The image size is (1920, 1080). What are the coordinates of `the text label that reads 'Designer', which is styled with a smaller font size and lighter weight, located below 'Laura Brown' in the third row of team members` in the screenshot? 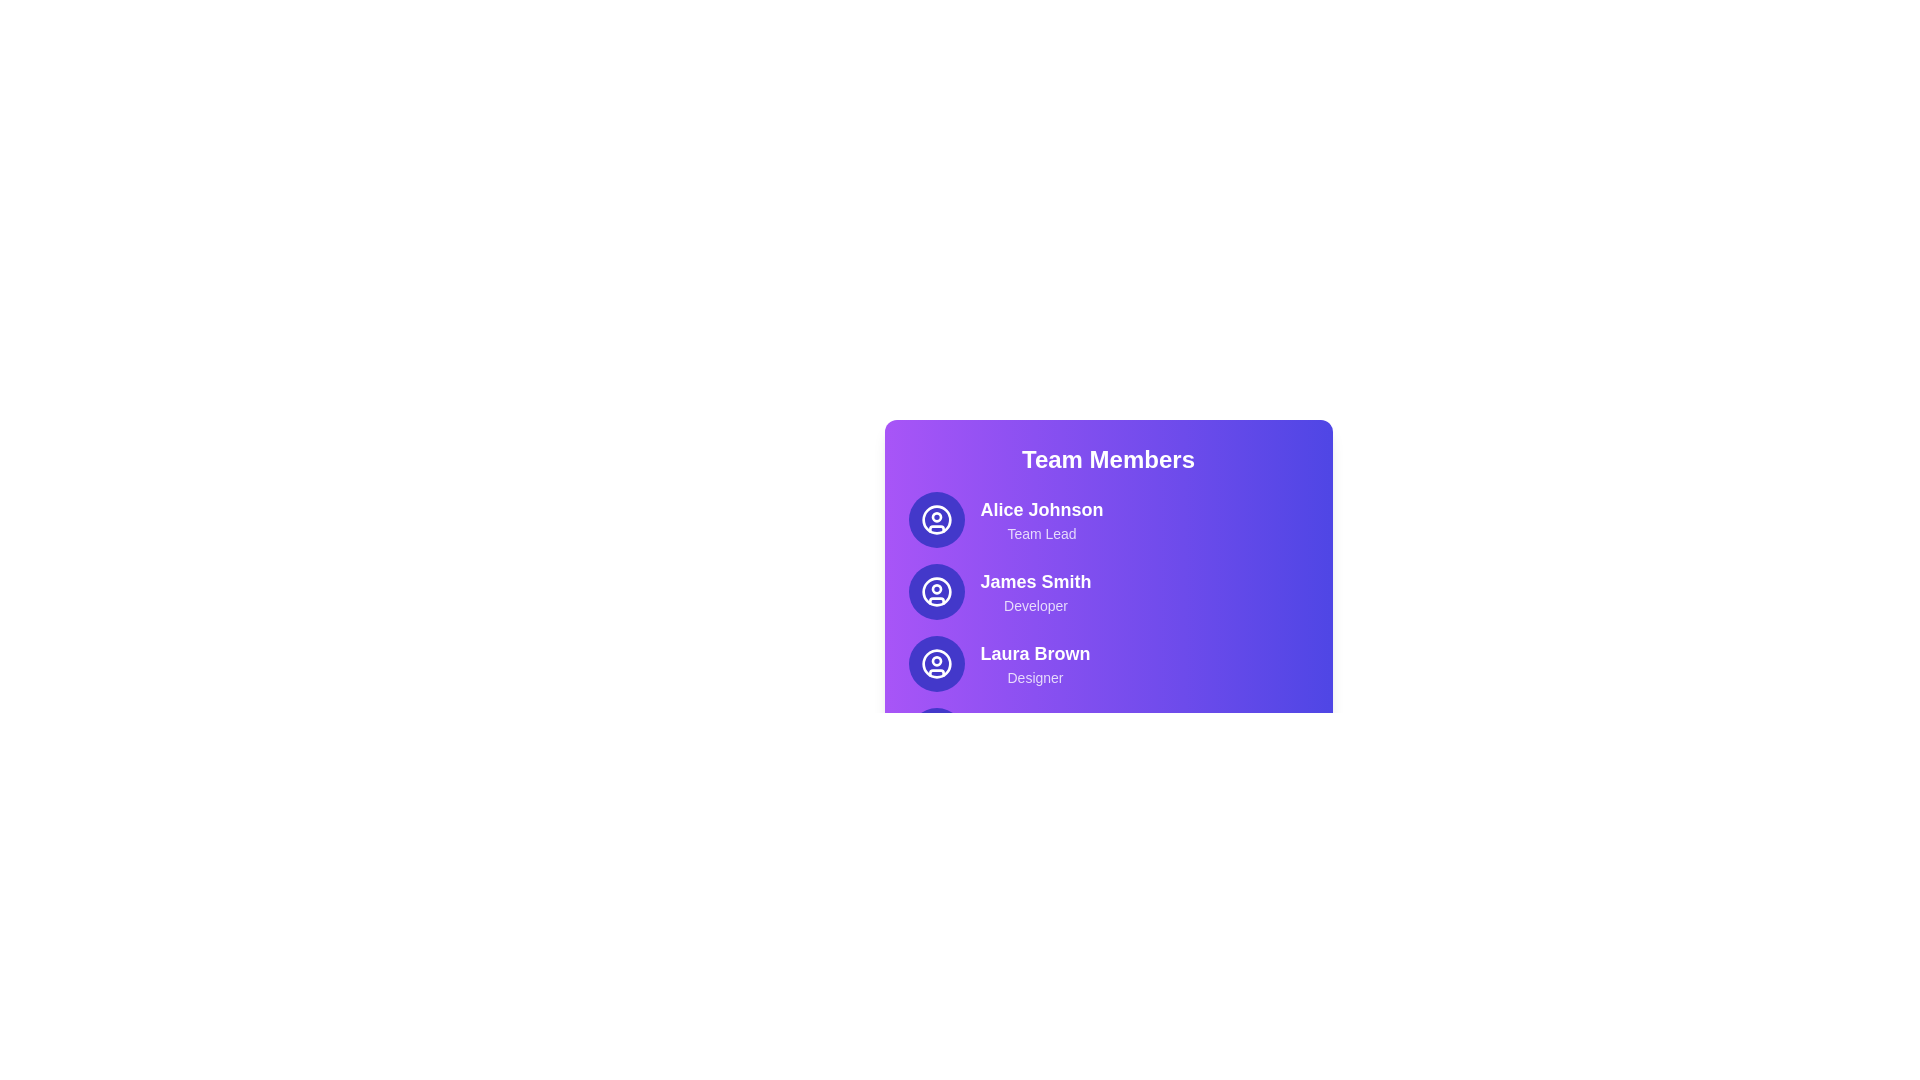 It's located at (1035, 677).